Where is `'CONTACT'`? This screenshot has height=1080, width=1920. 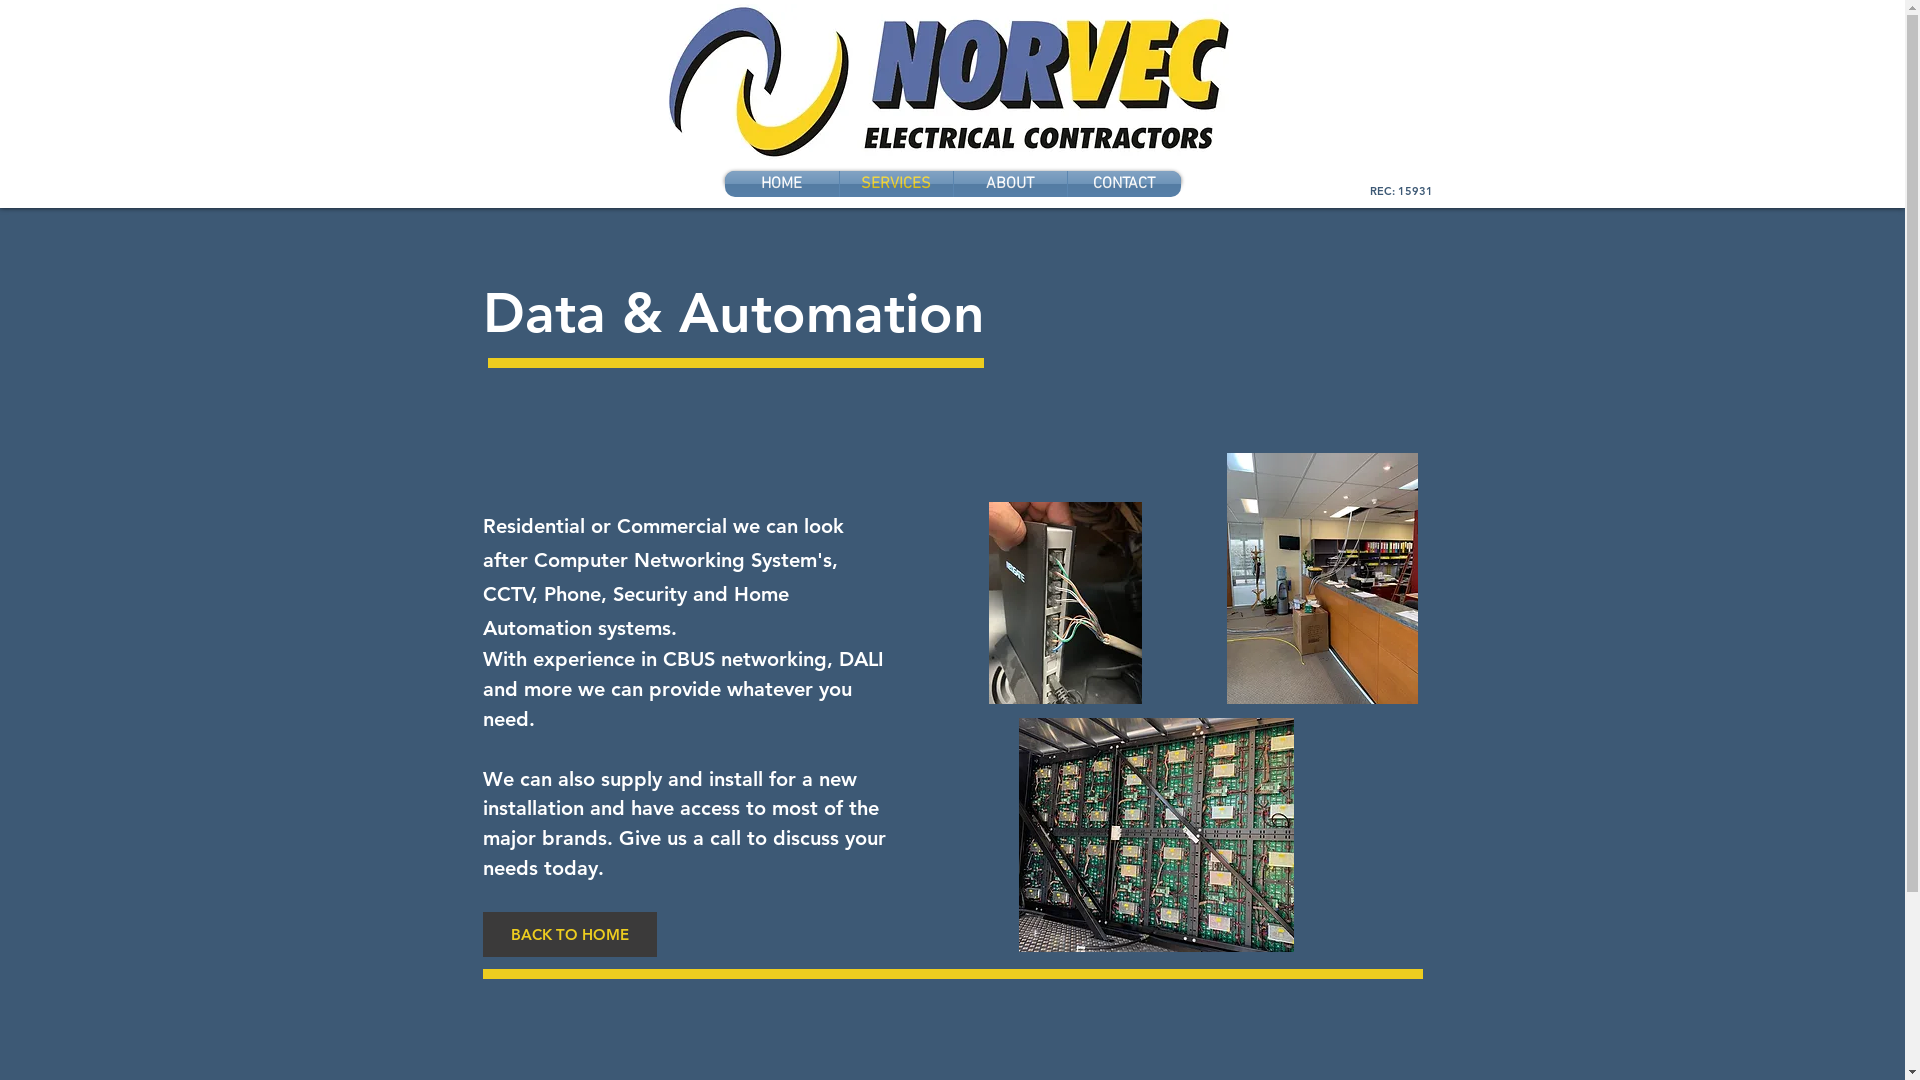
'CONTACT' is located at coordinates (1124, 184).